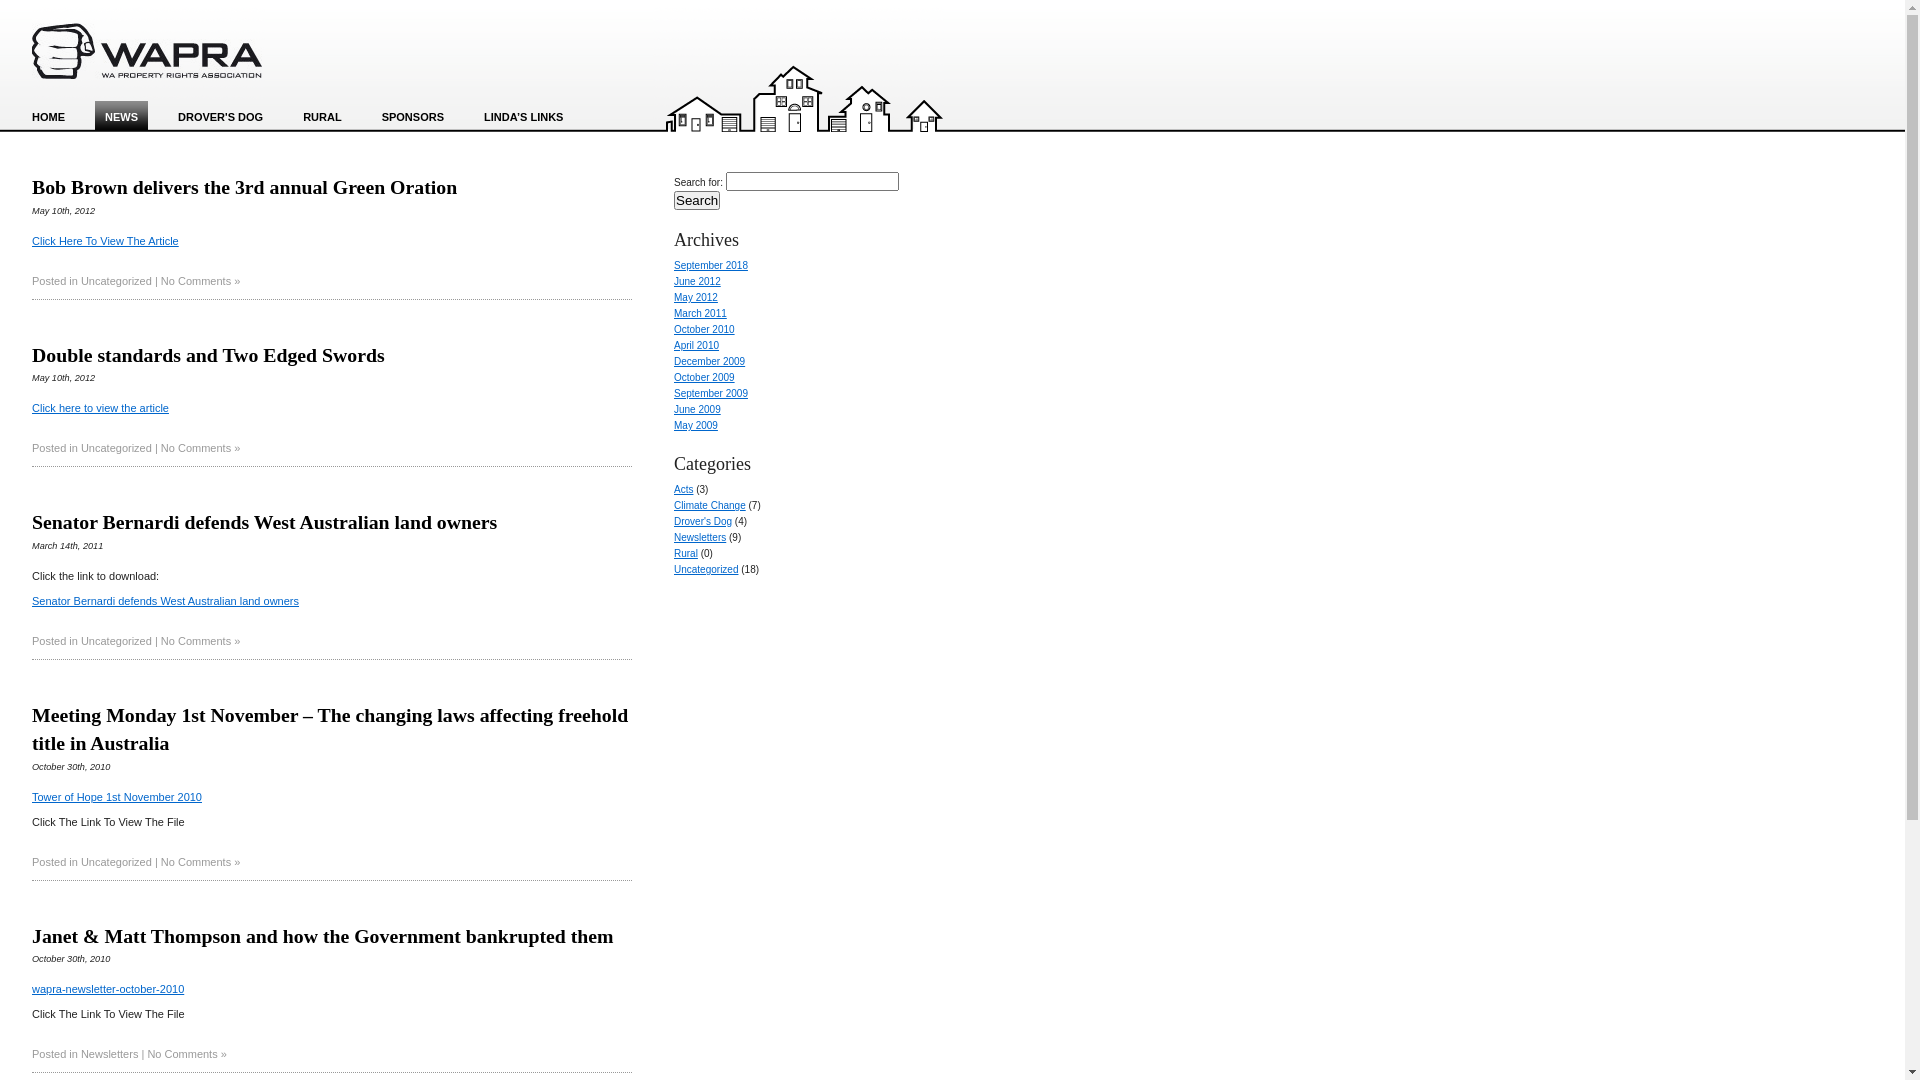  What do you see at coordinates (99, 407) in the screenshot?
I see `'Click here to view the article'` at bounding box center [99, 407].